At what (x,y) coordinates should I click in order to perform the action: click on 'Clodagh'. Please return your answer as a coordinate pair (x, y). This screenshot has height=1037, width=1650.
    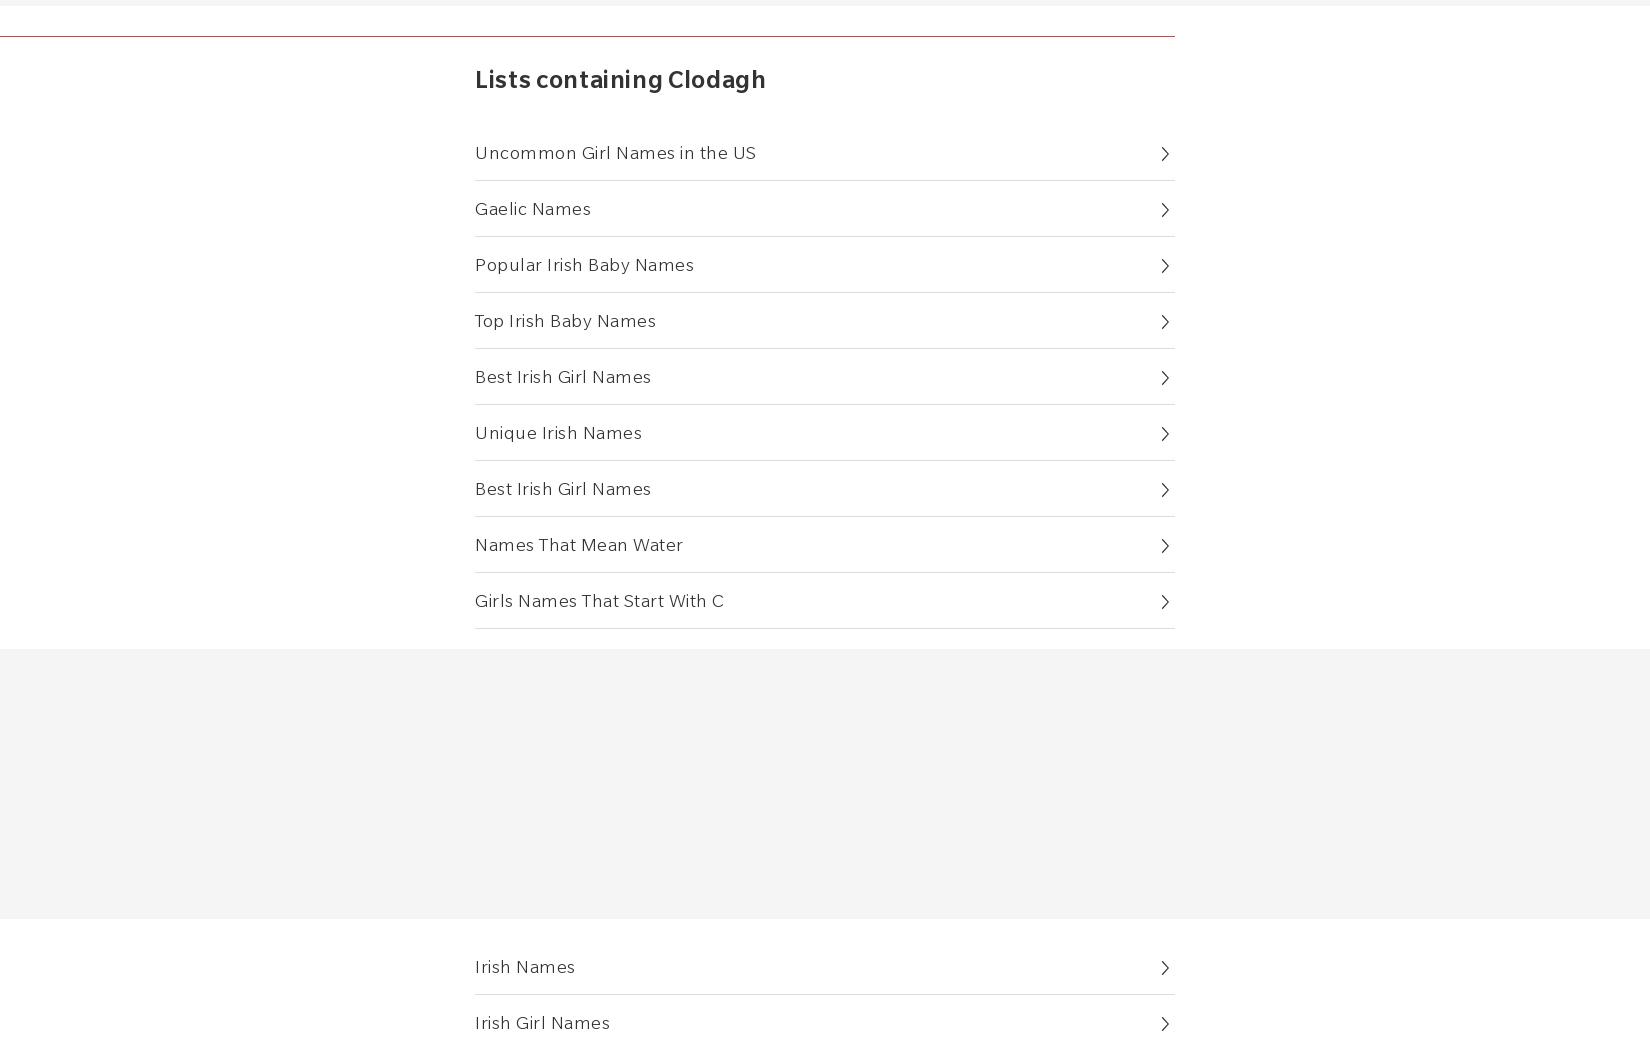
    Looking at the image, I should click on (715, 78).